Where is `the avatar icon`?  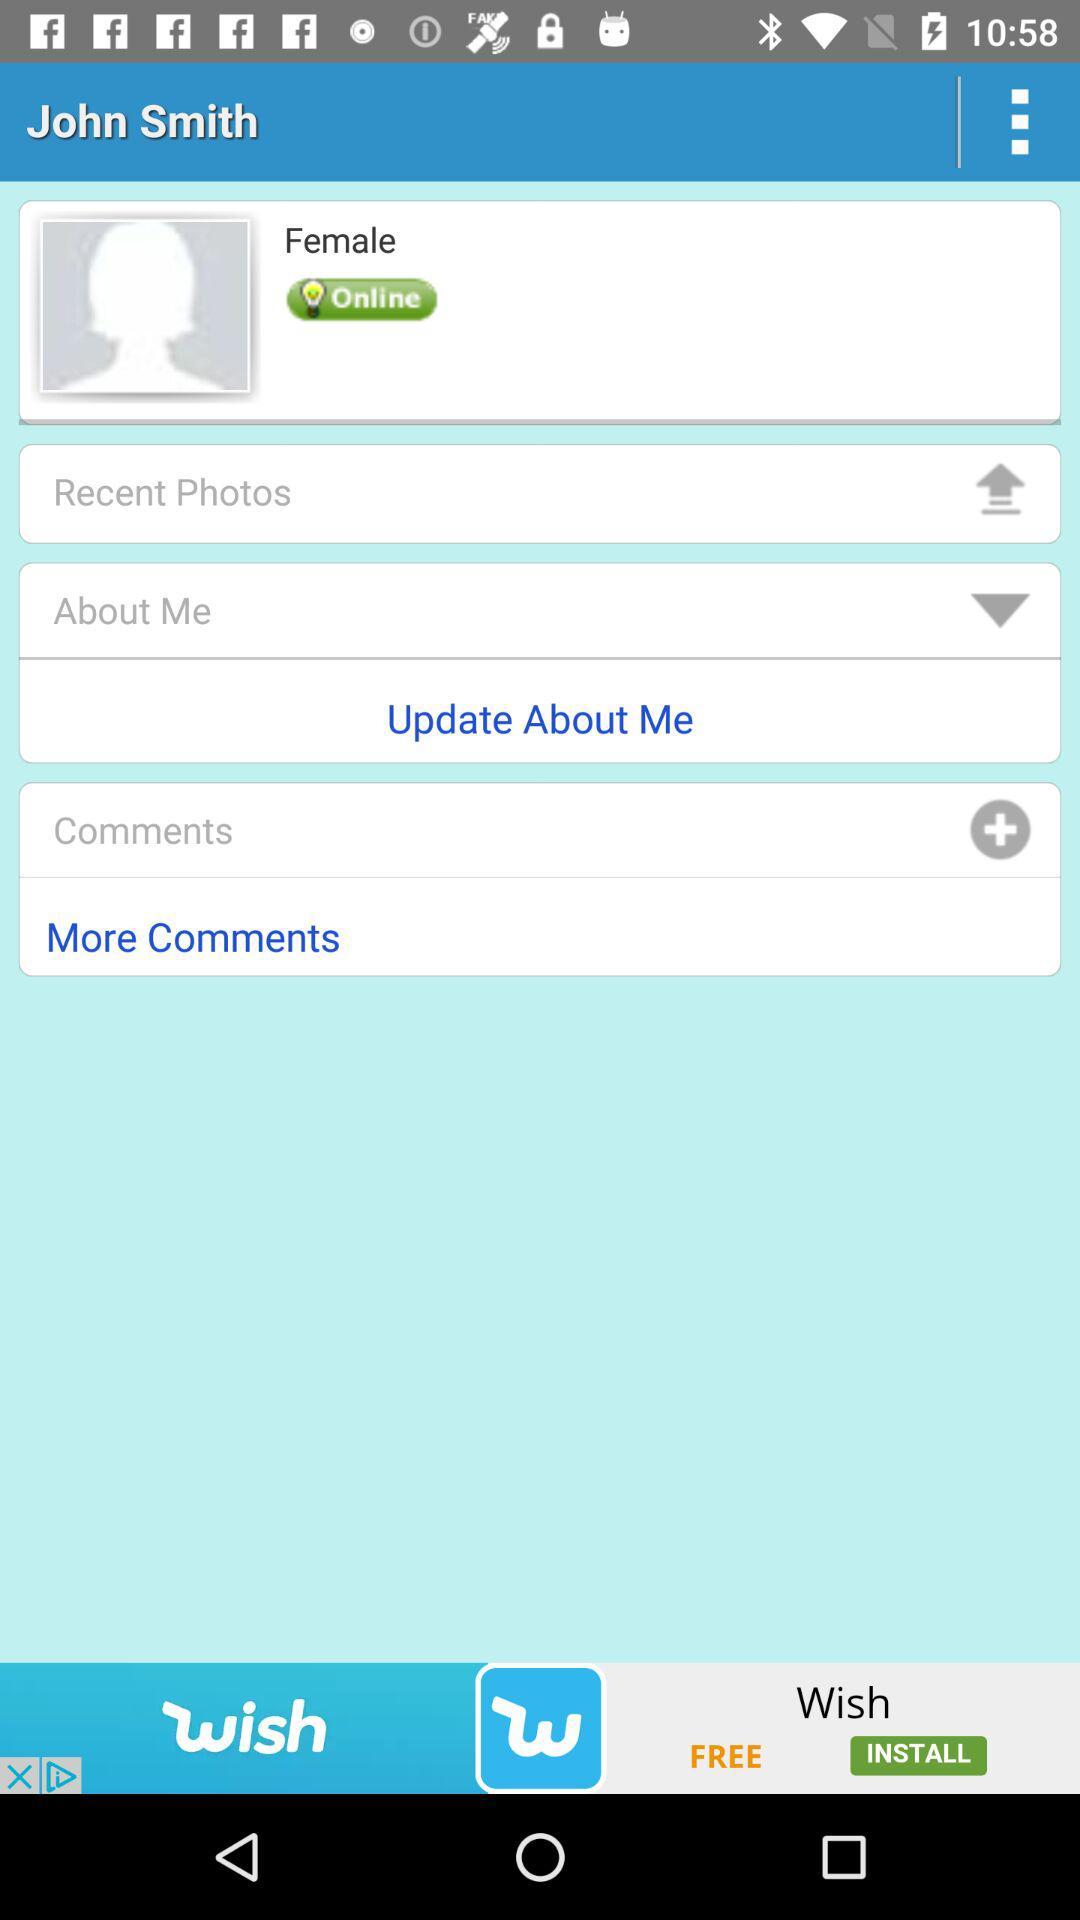
the avatar icon is located at coordinates (144, 305).